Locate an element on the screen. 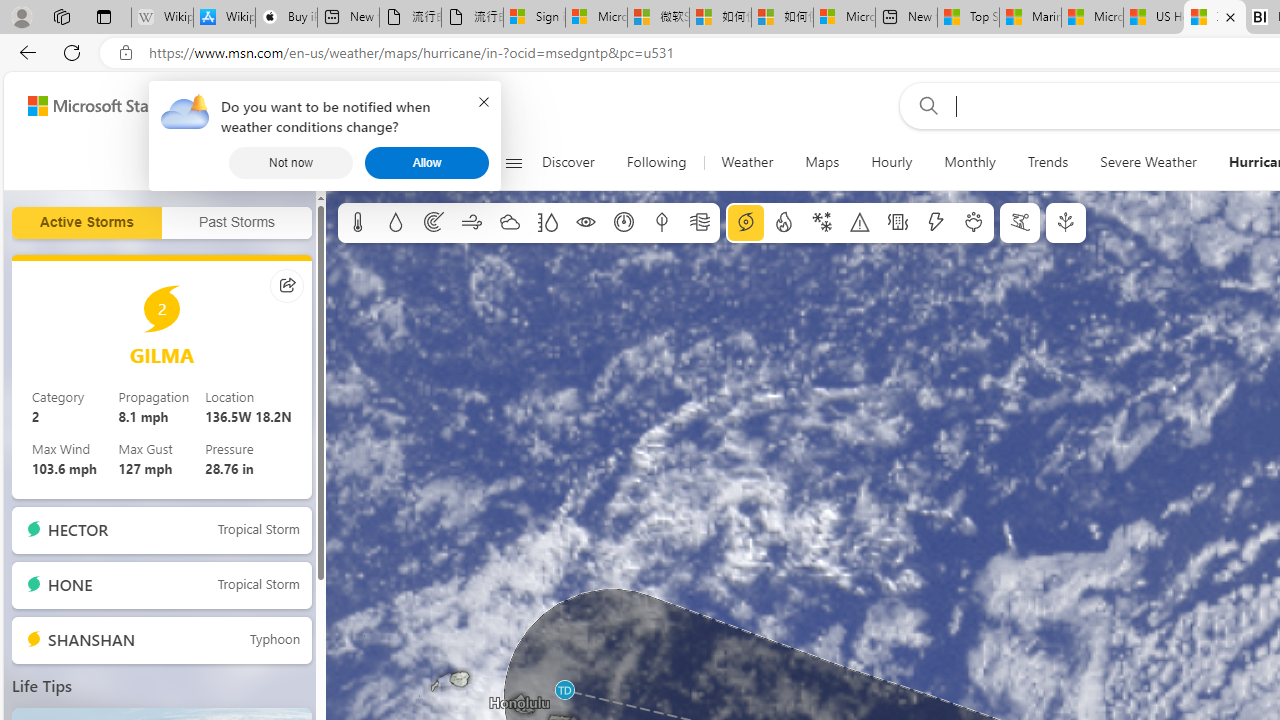 The image size is (1280, 720). 'Humidity' is located at coordinates (547, 223).